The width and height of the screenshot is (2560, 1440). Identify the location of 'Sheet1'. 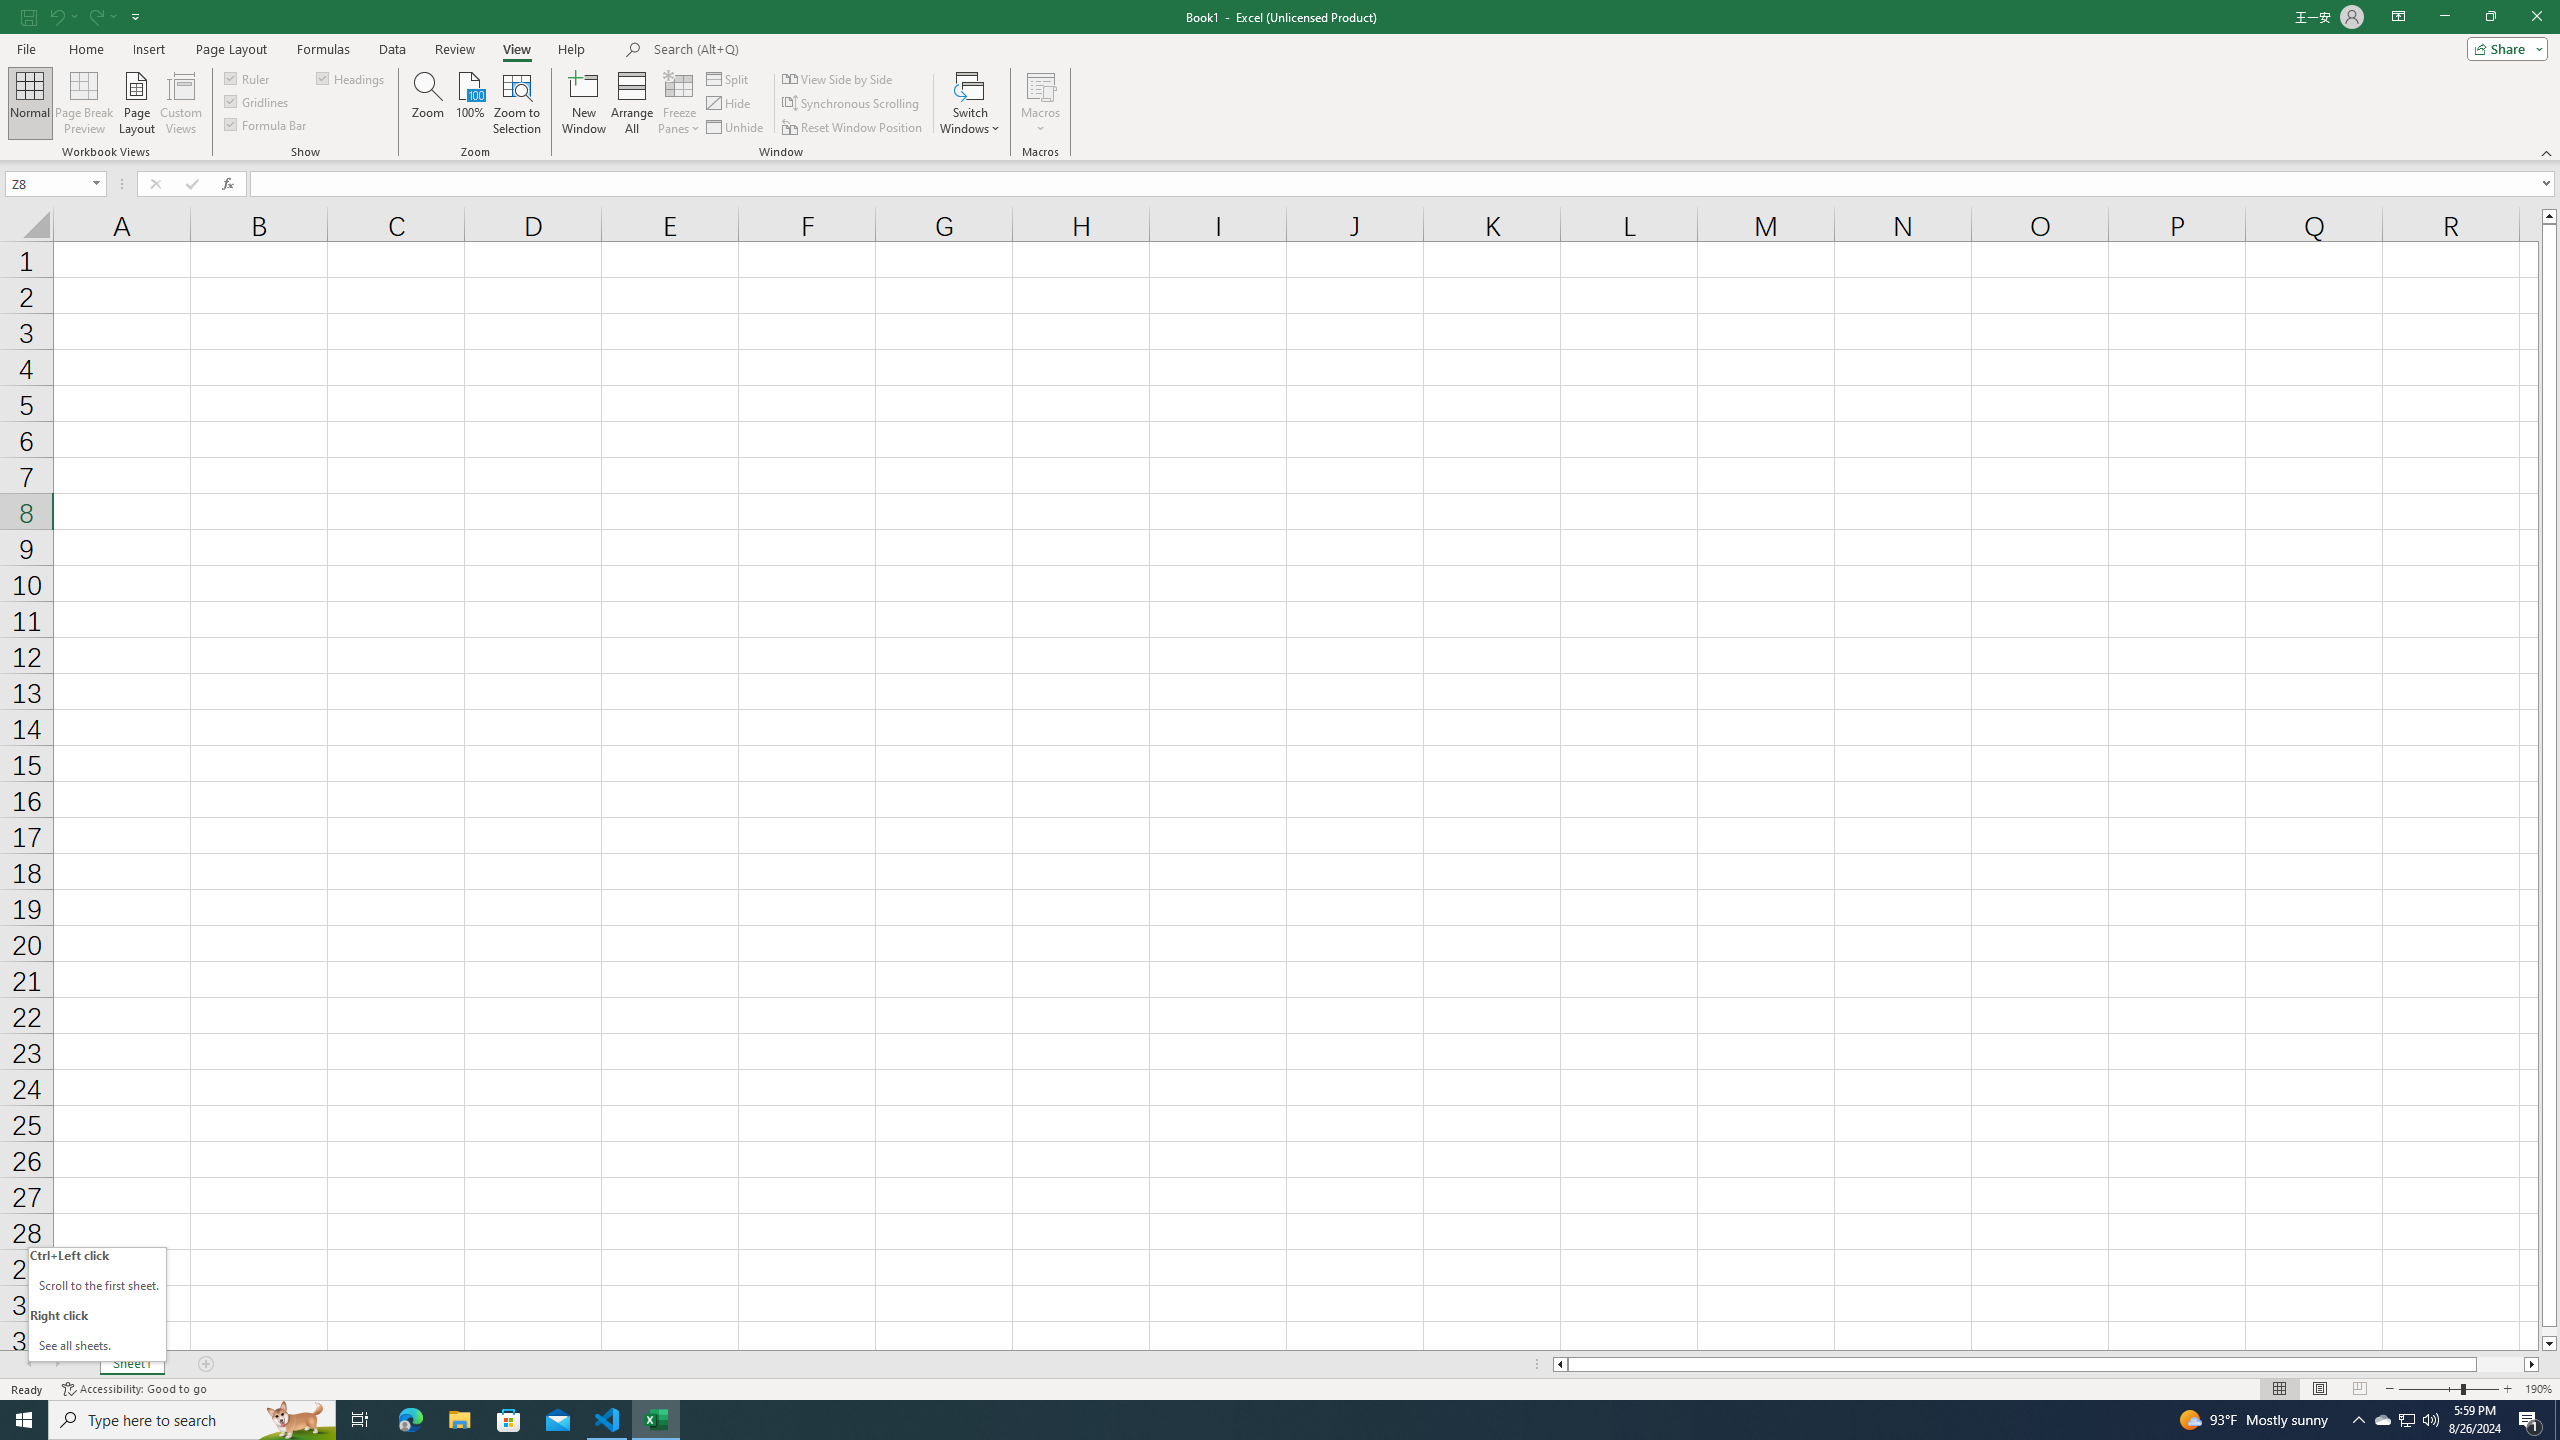
(130, 1363).